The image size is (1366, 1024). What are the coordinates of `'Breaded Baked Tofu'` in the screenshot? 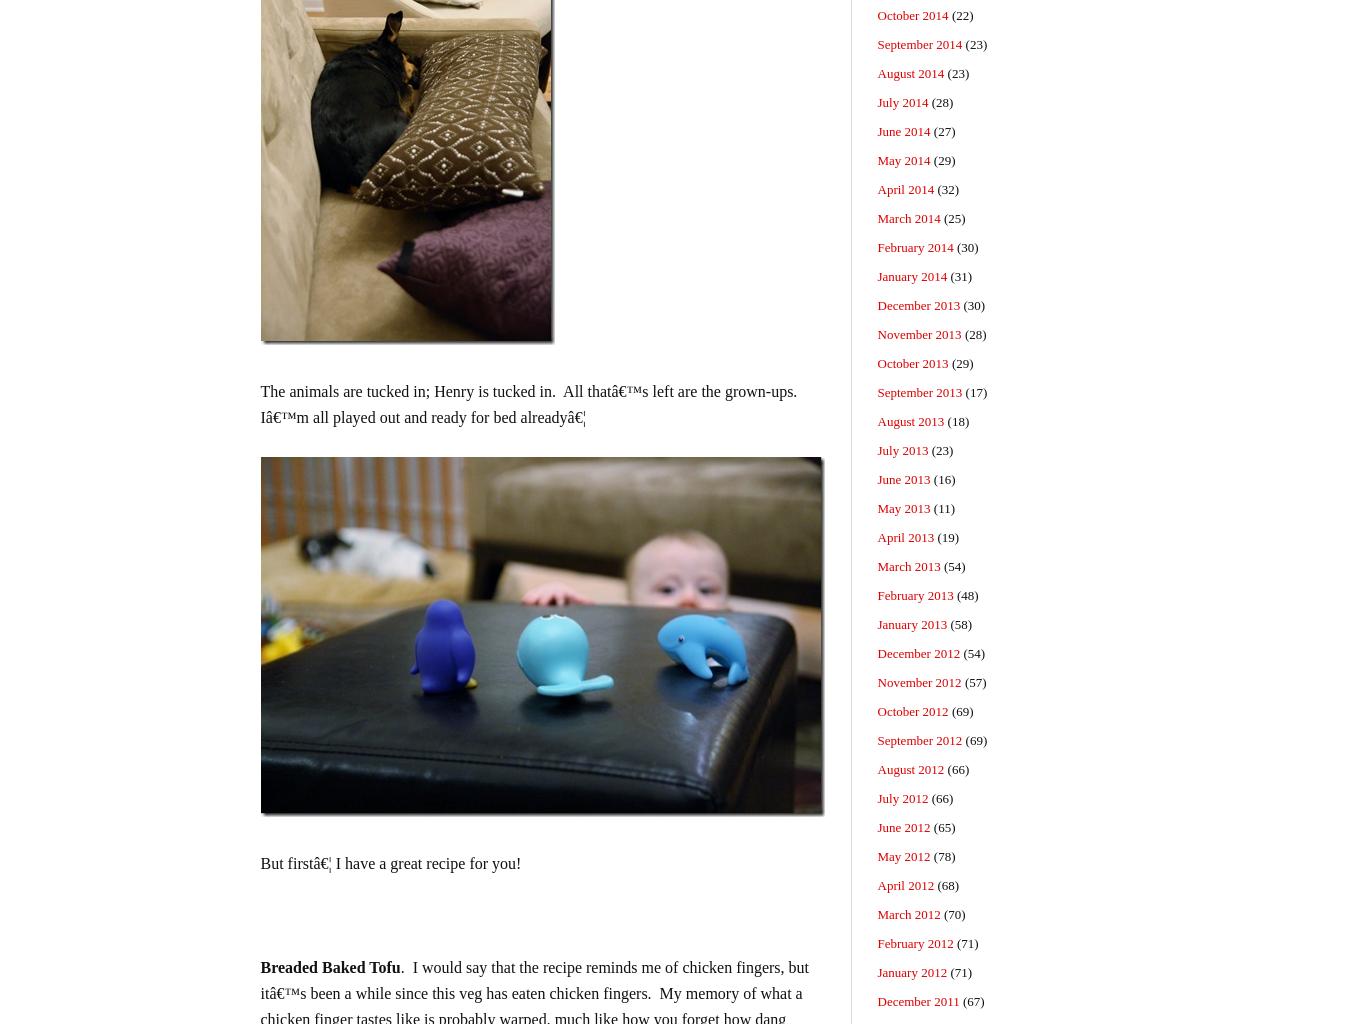 It's located at (259, 967).